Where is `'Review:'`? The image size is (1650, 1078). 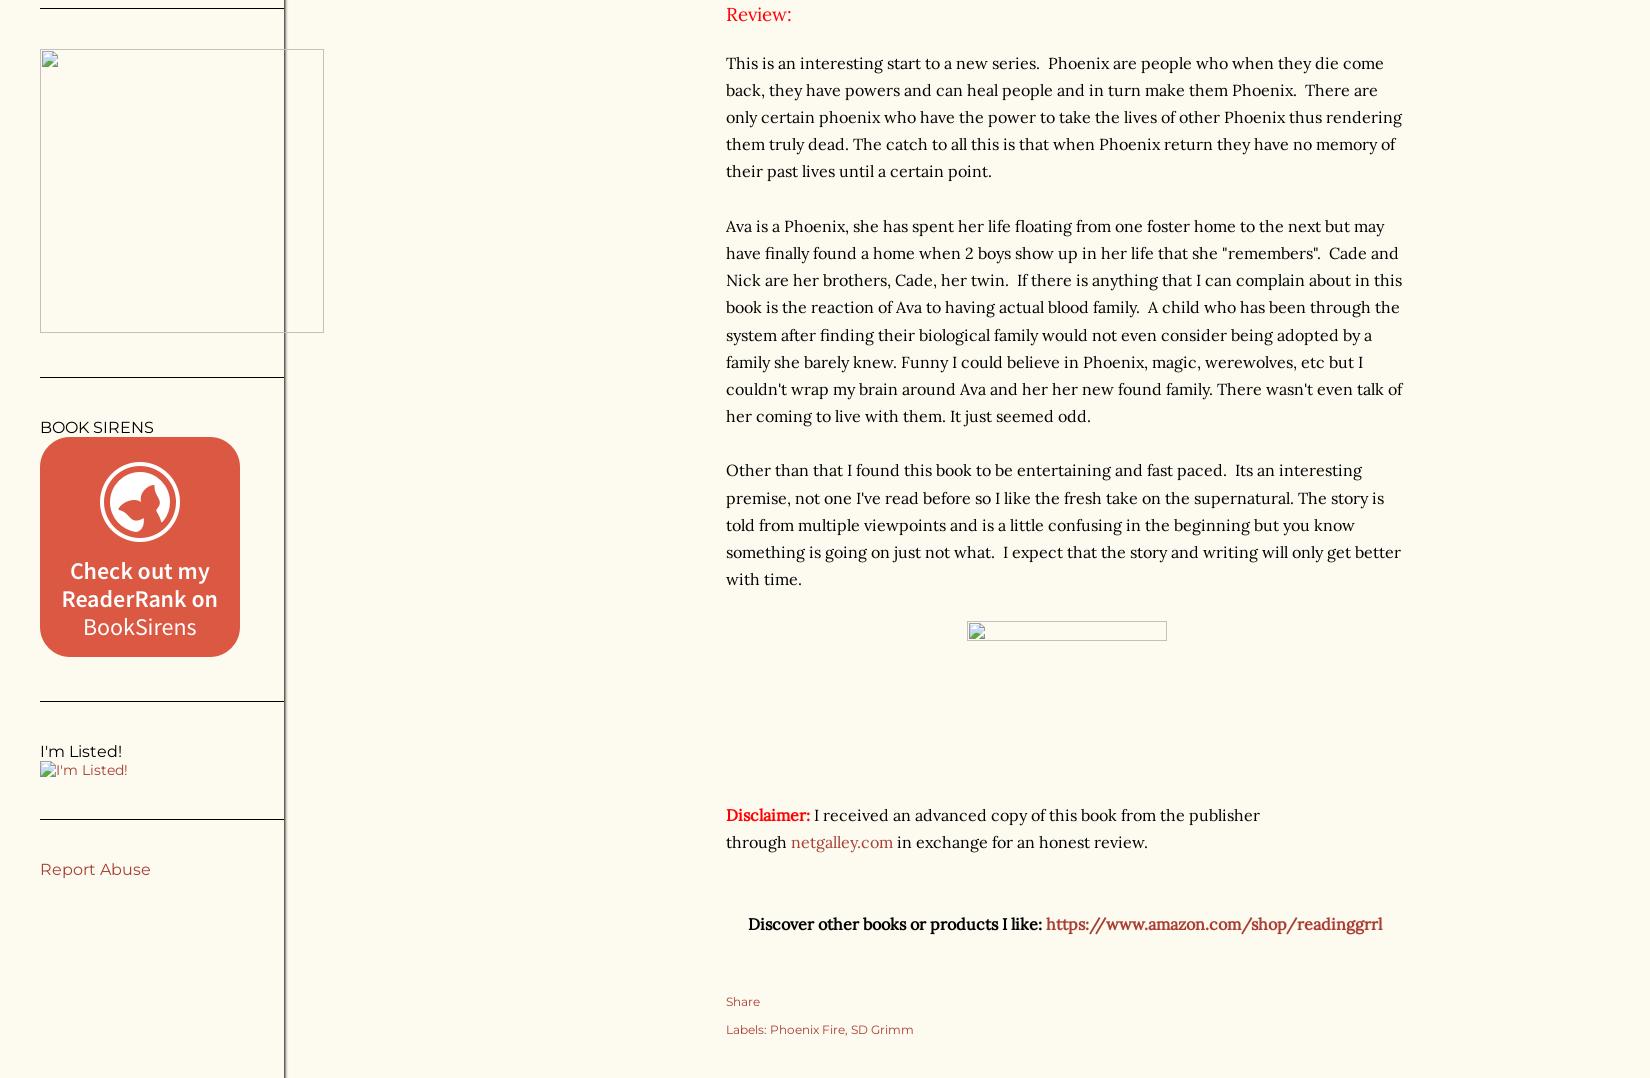 'Review:' is located at coordinates (758, 13).